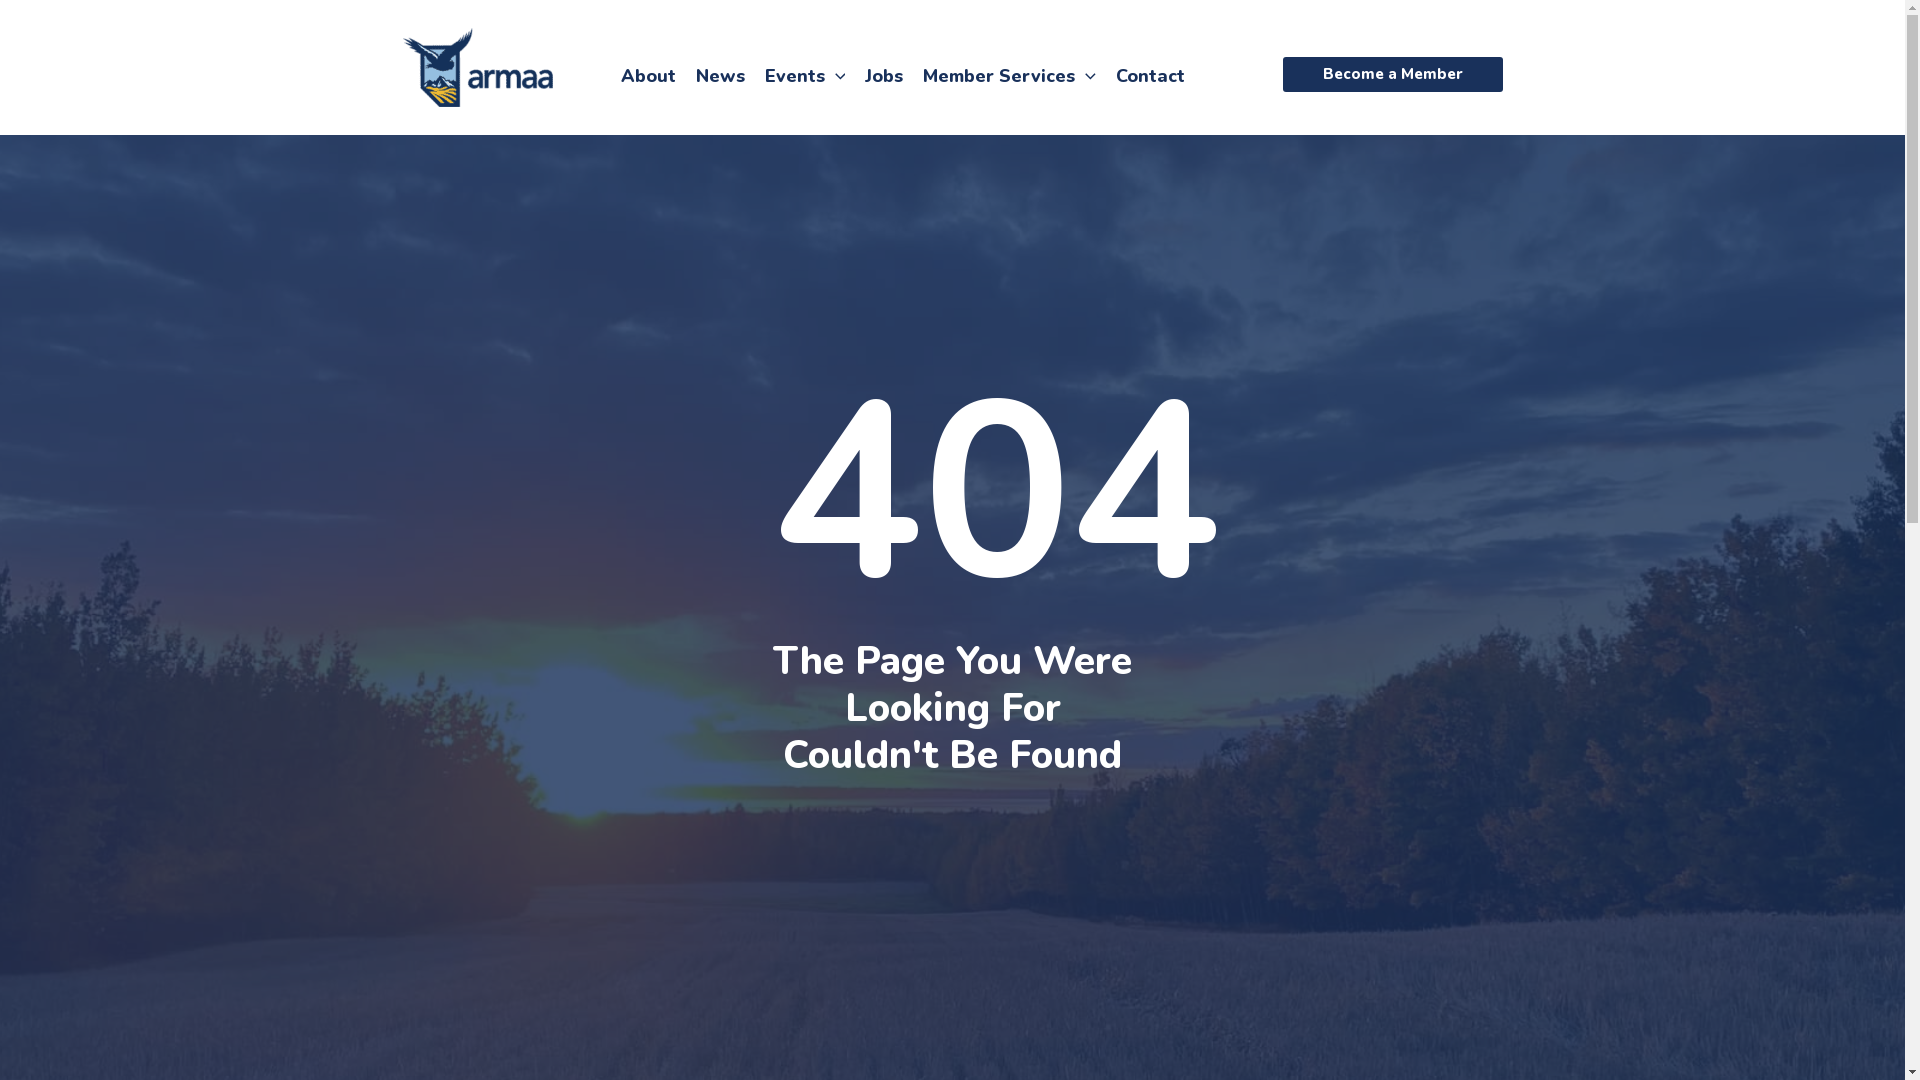  I want to click on 'About', so click(647, 73).